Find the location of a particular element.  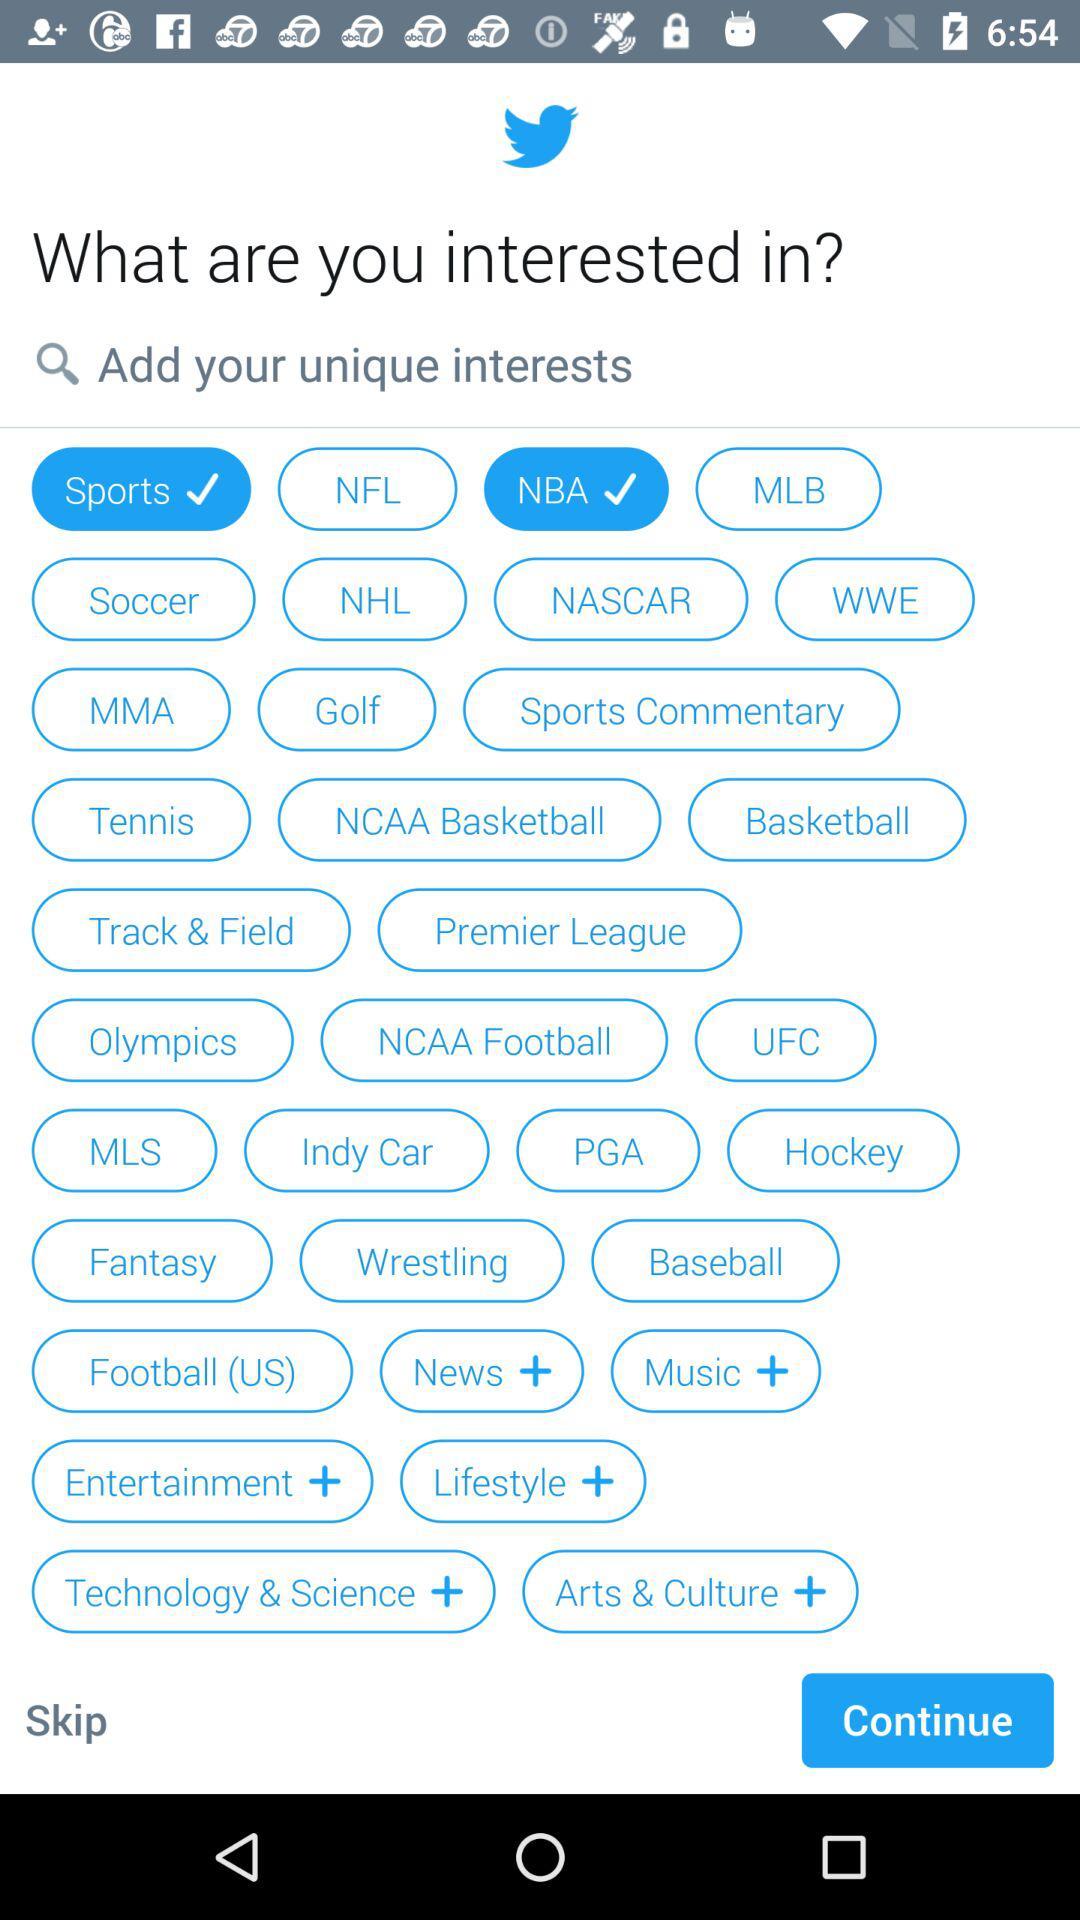

the icon below technology & science item is located at coordinates (65, 1719).